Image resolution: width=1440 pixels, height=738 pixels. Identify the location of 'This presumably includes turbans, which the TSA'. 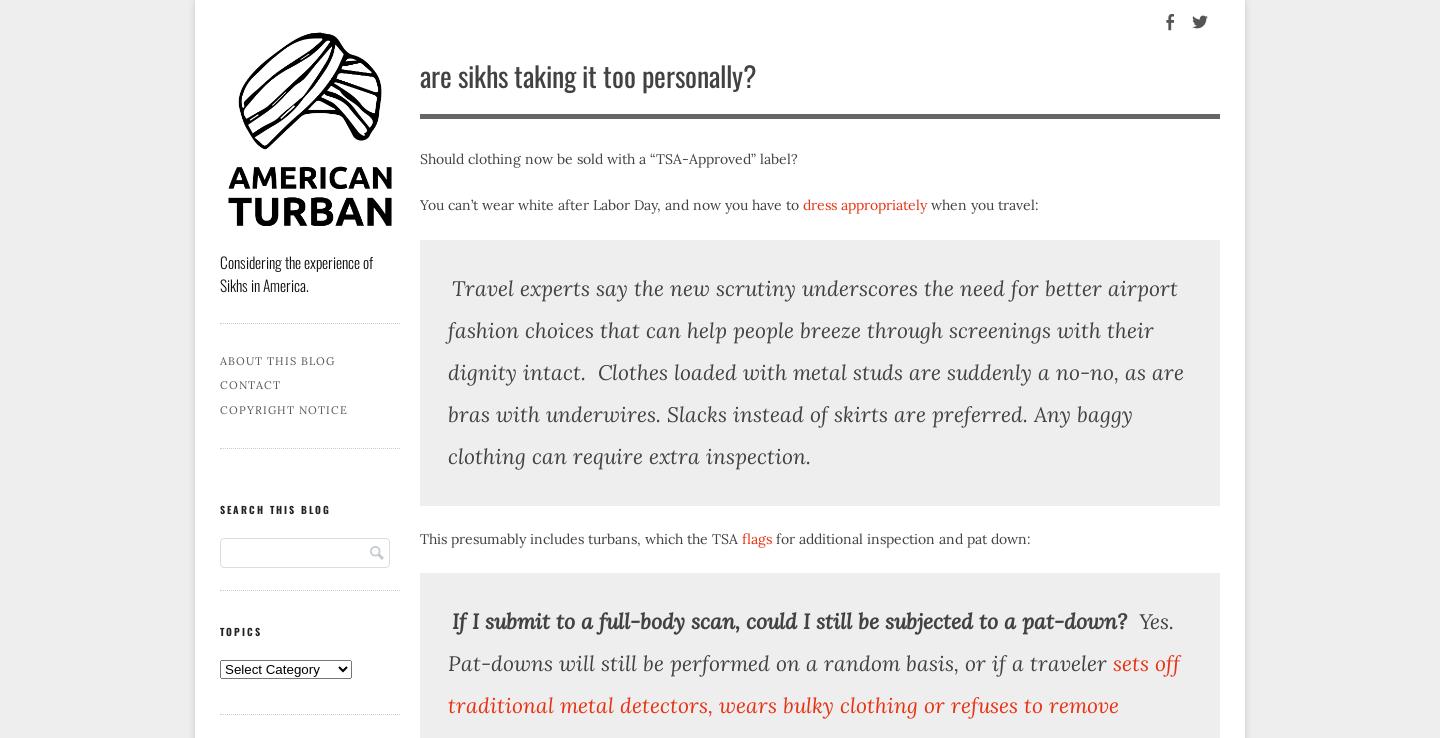
(419, 537).